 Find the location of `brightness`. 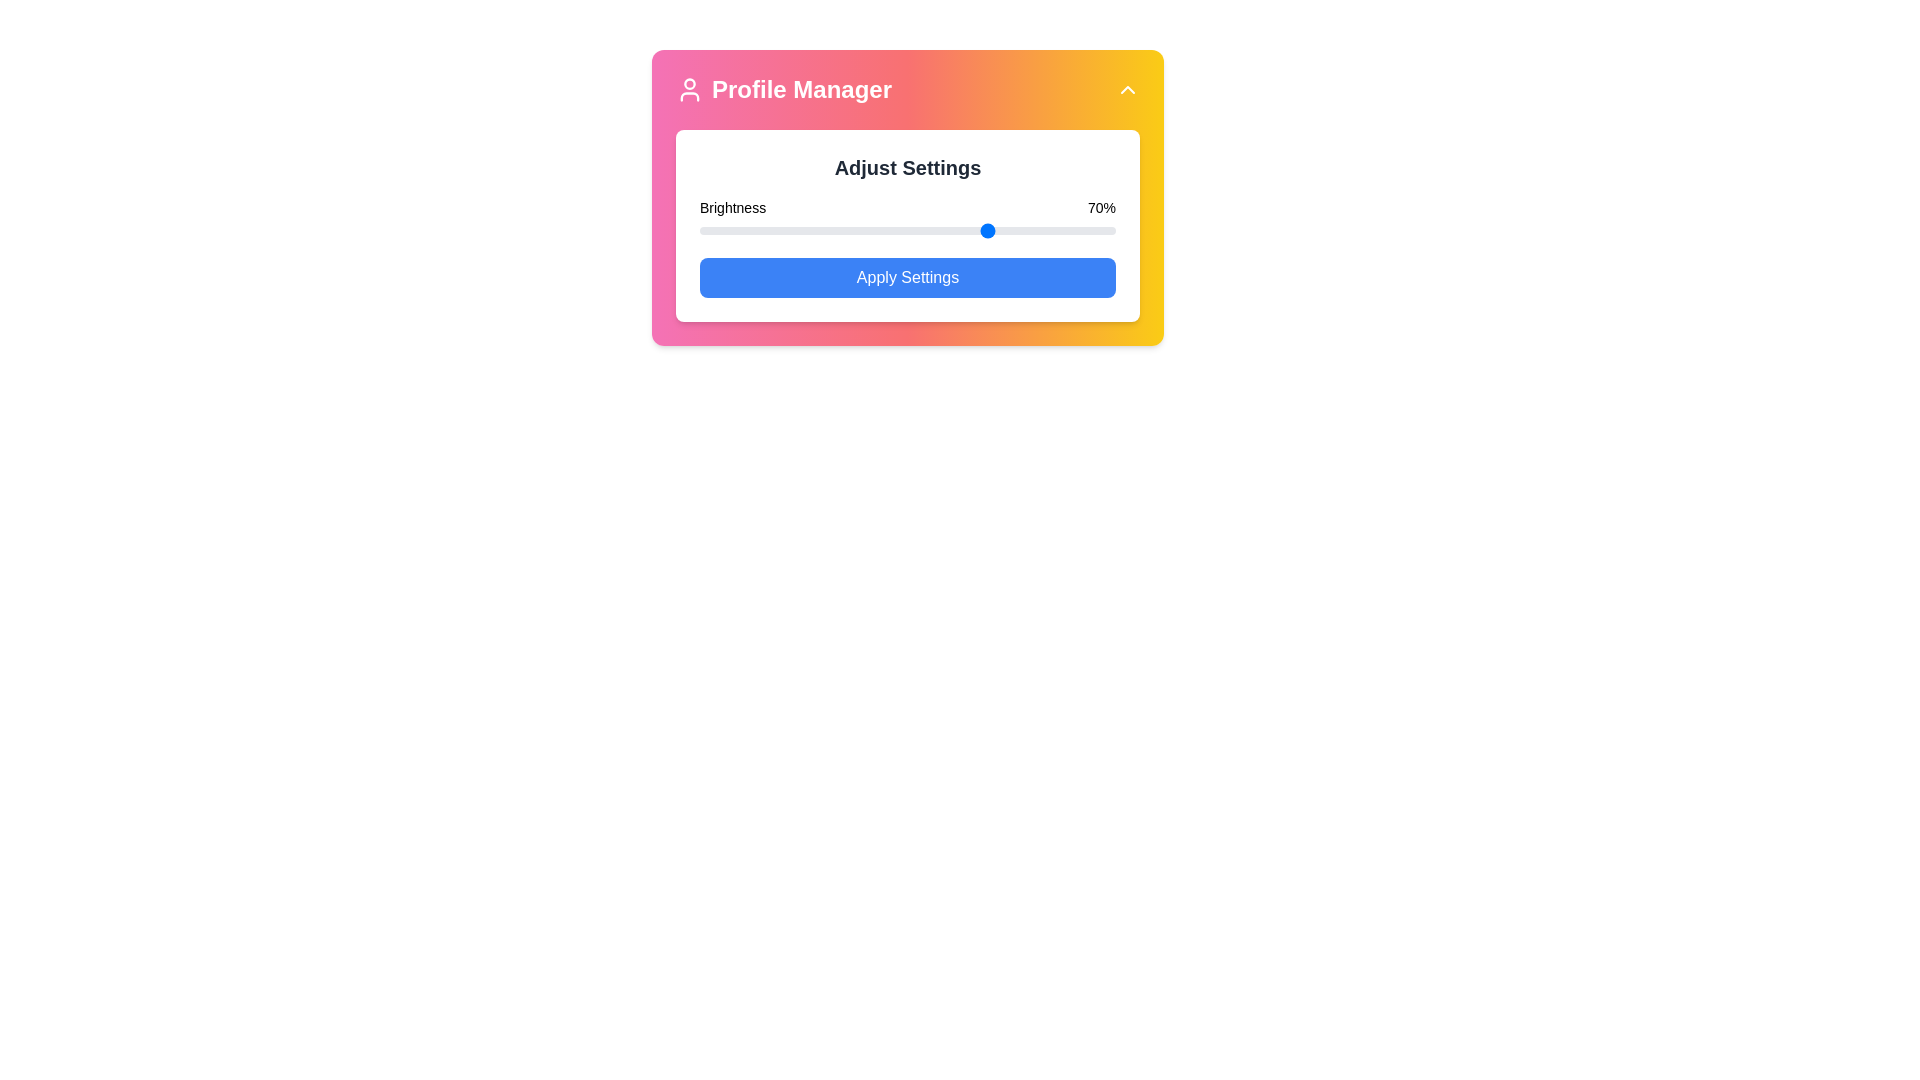

brightness is located at coordinates (1024, 230).